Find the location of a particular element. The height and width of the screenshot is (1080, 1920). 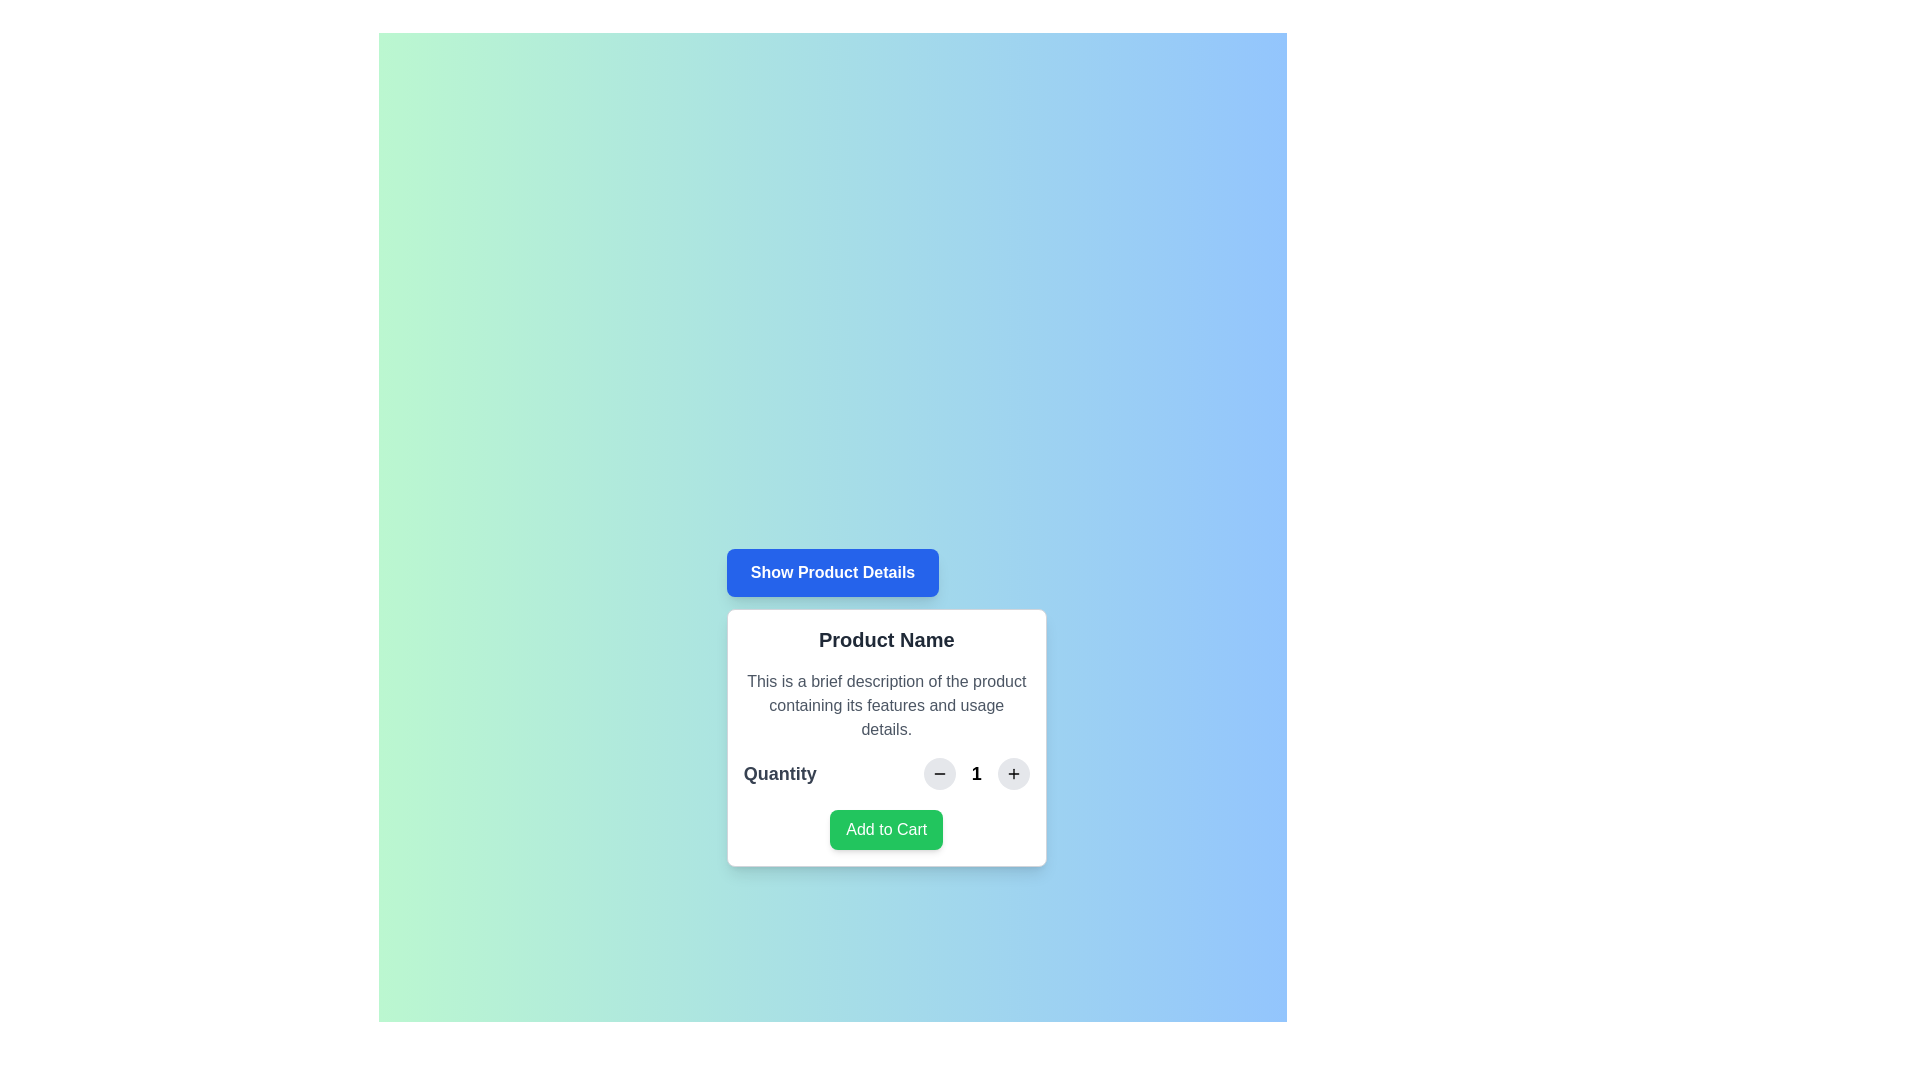

the button that increases the quantity of a product in the cart, located to the right of the quantity input field in the 'Quantity' section of the product purchase card is located at coordinates (1013, 773).